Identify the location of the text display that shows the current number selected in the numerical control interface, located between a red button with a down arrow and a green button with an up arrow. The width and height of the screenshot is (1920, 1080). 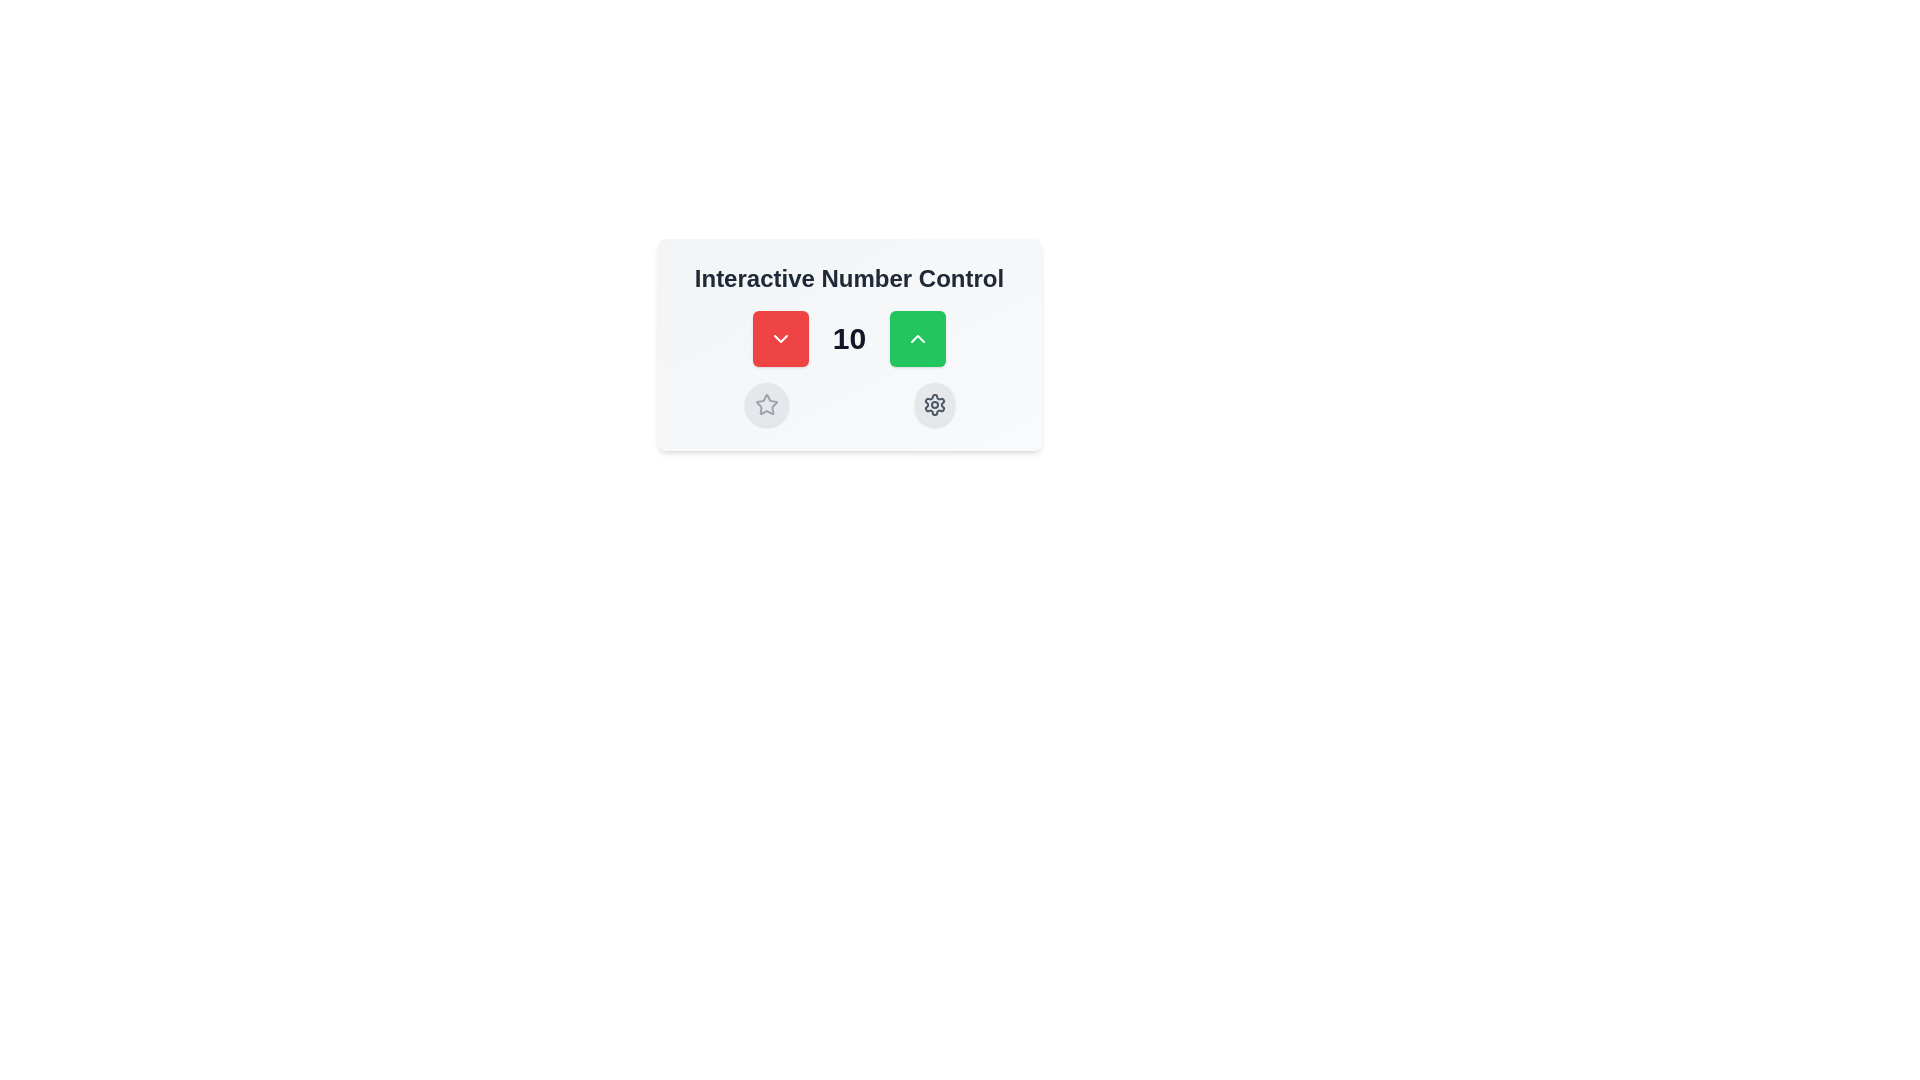
(849, 338).